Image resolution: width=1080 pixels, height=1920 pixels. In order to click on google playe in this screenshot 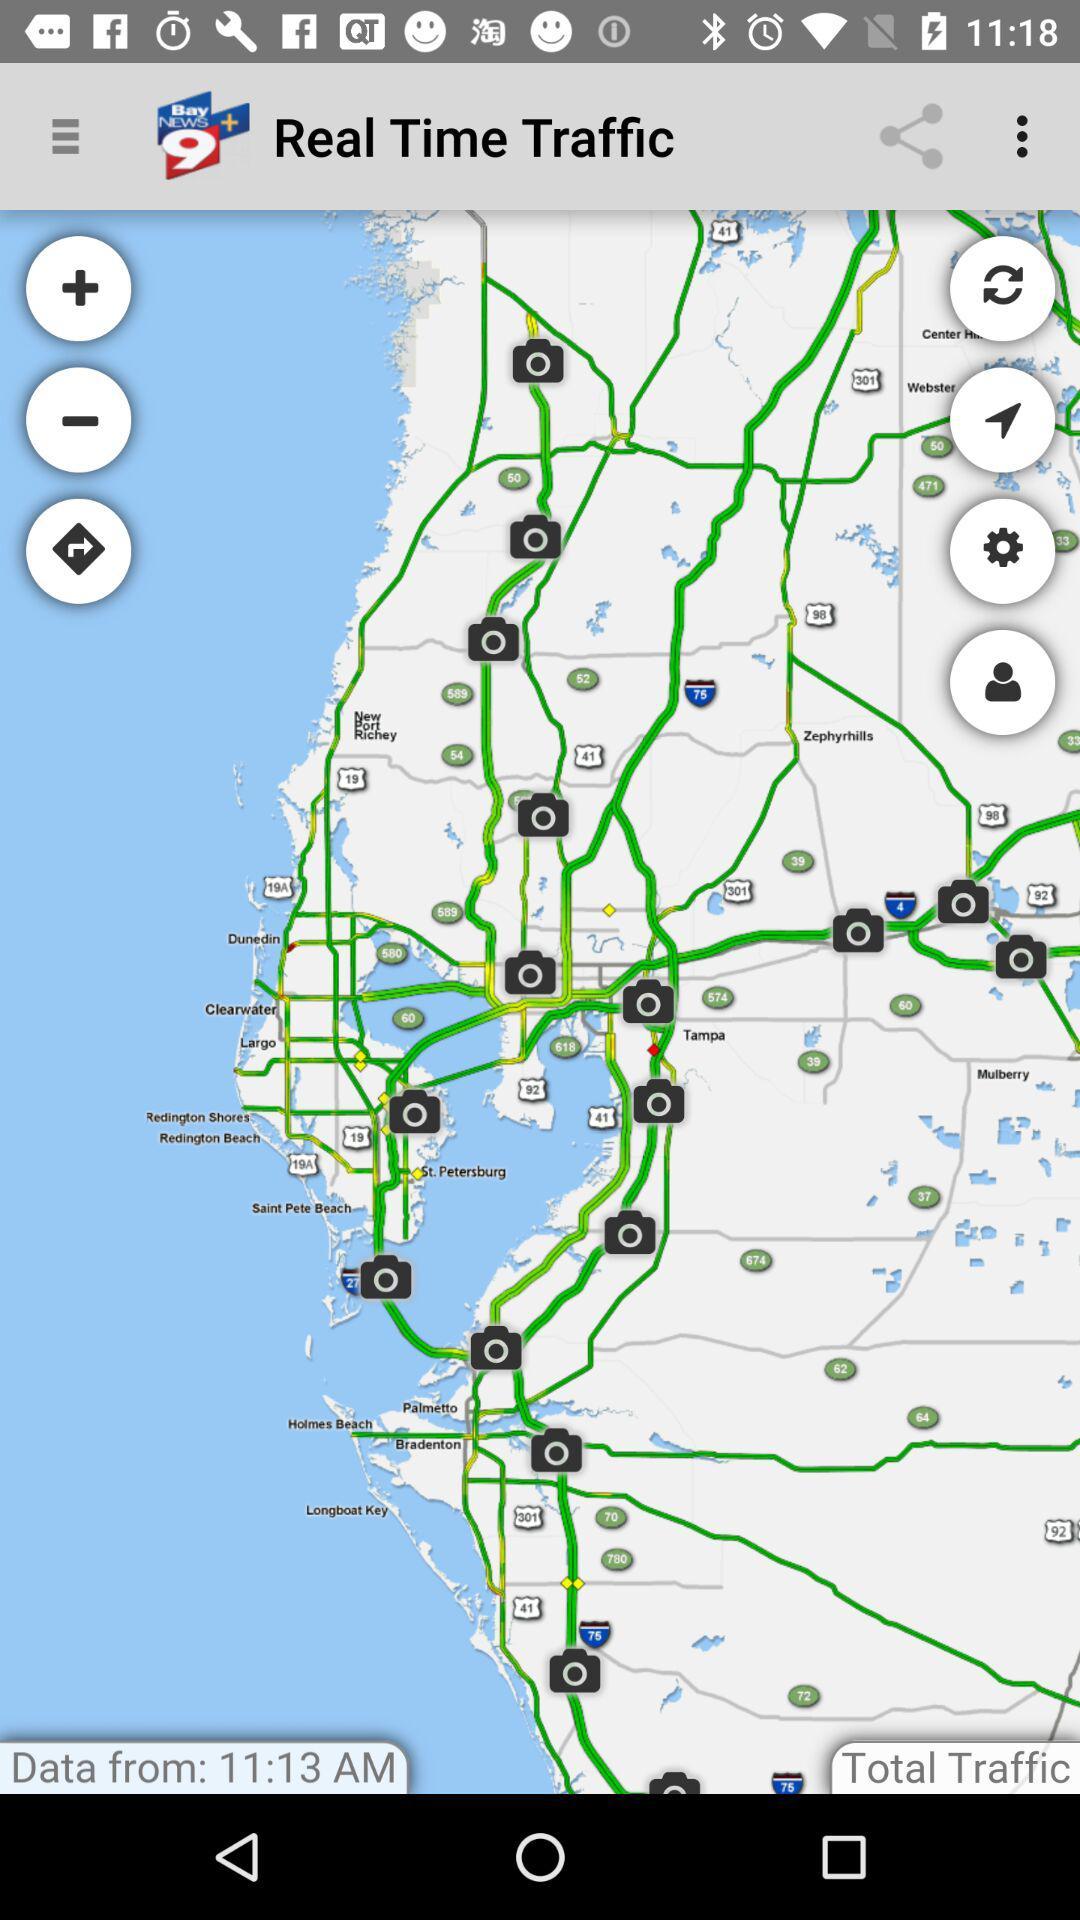, I will do `click(540, 1002)`.